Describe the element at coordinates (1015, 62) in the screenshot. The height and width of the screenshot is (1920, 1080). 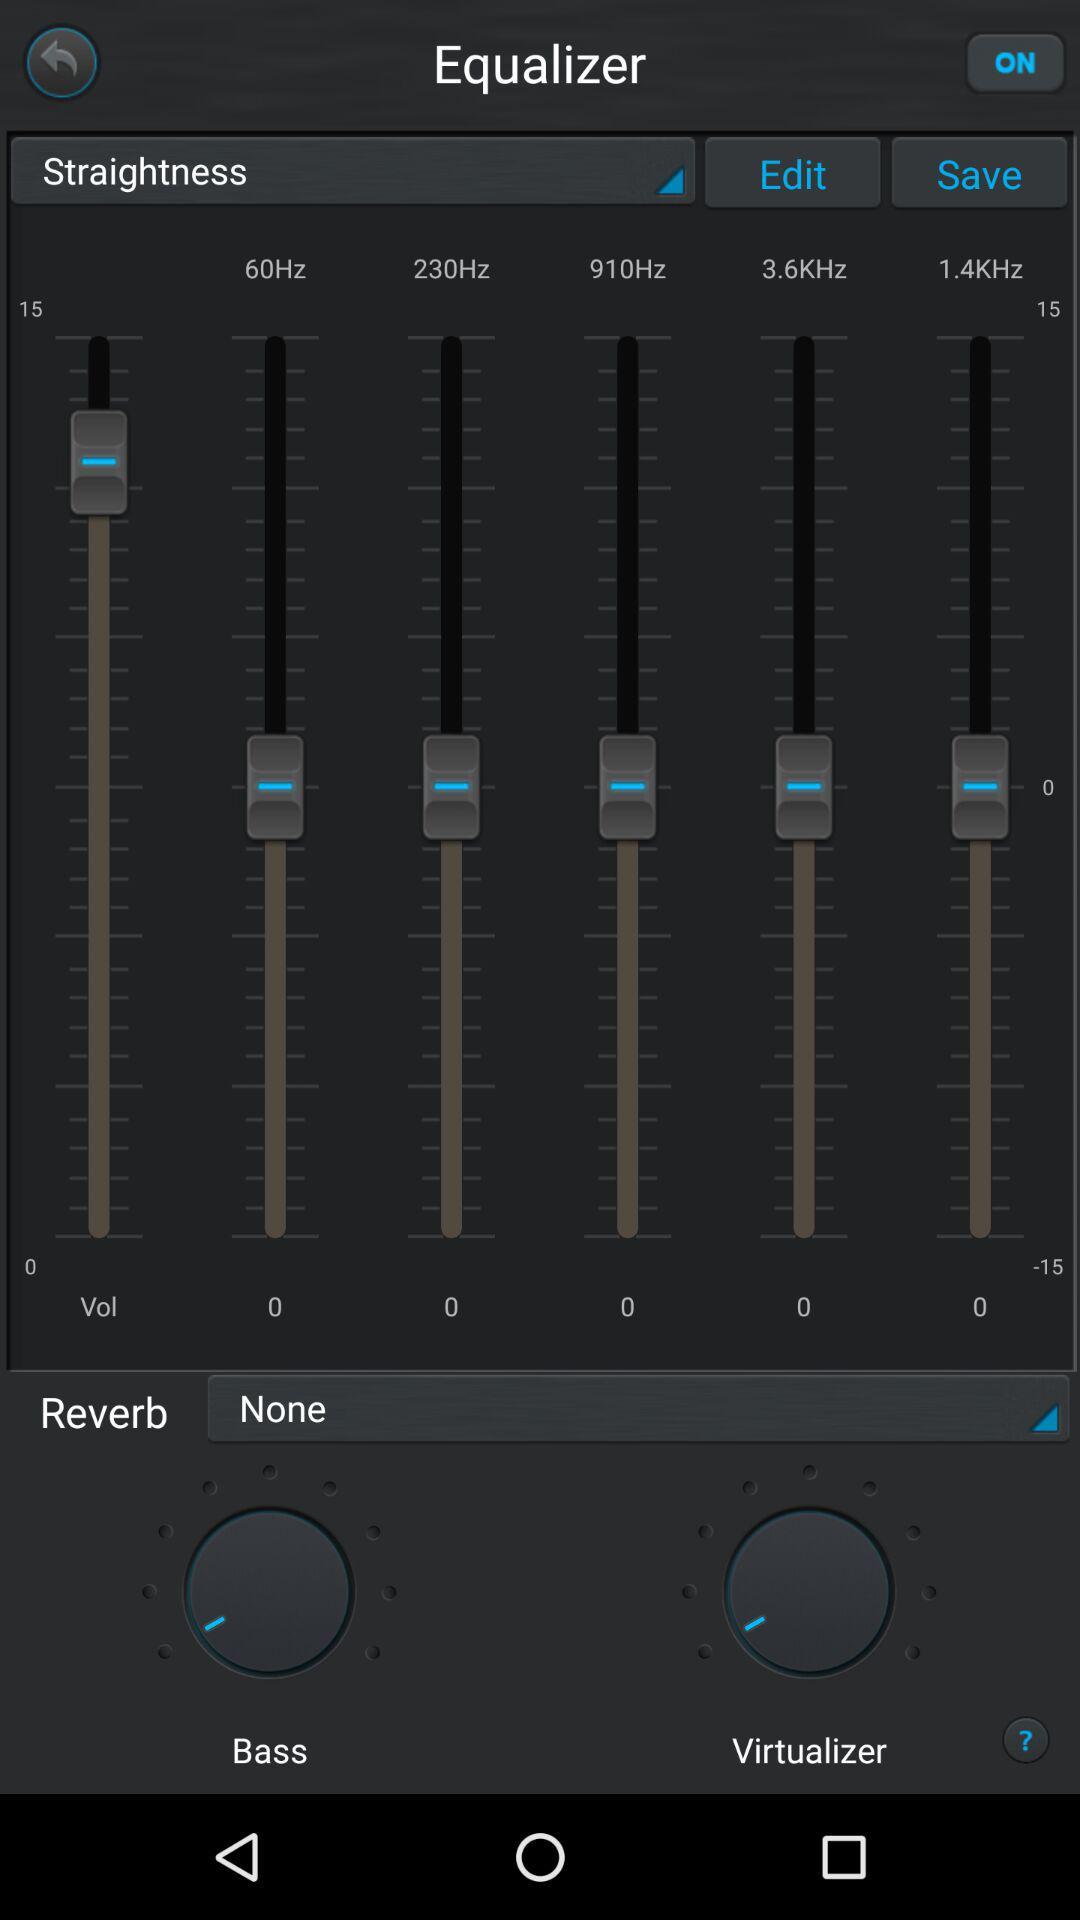
I see `on text button to the right of equalizer text` at that location.